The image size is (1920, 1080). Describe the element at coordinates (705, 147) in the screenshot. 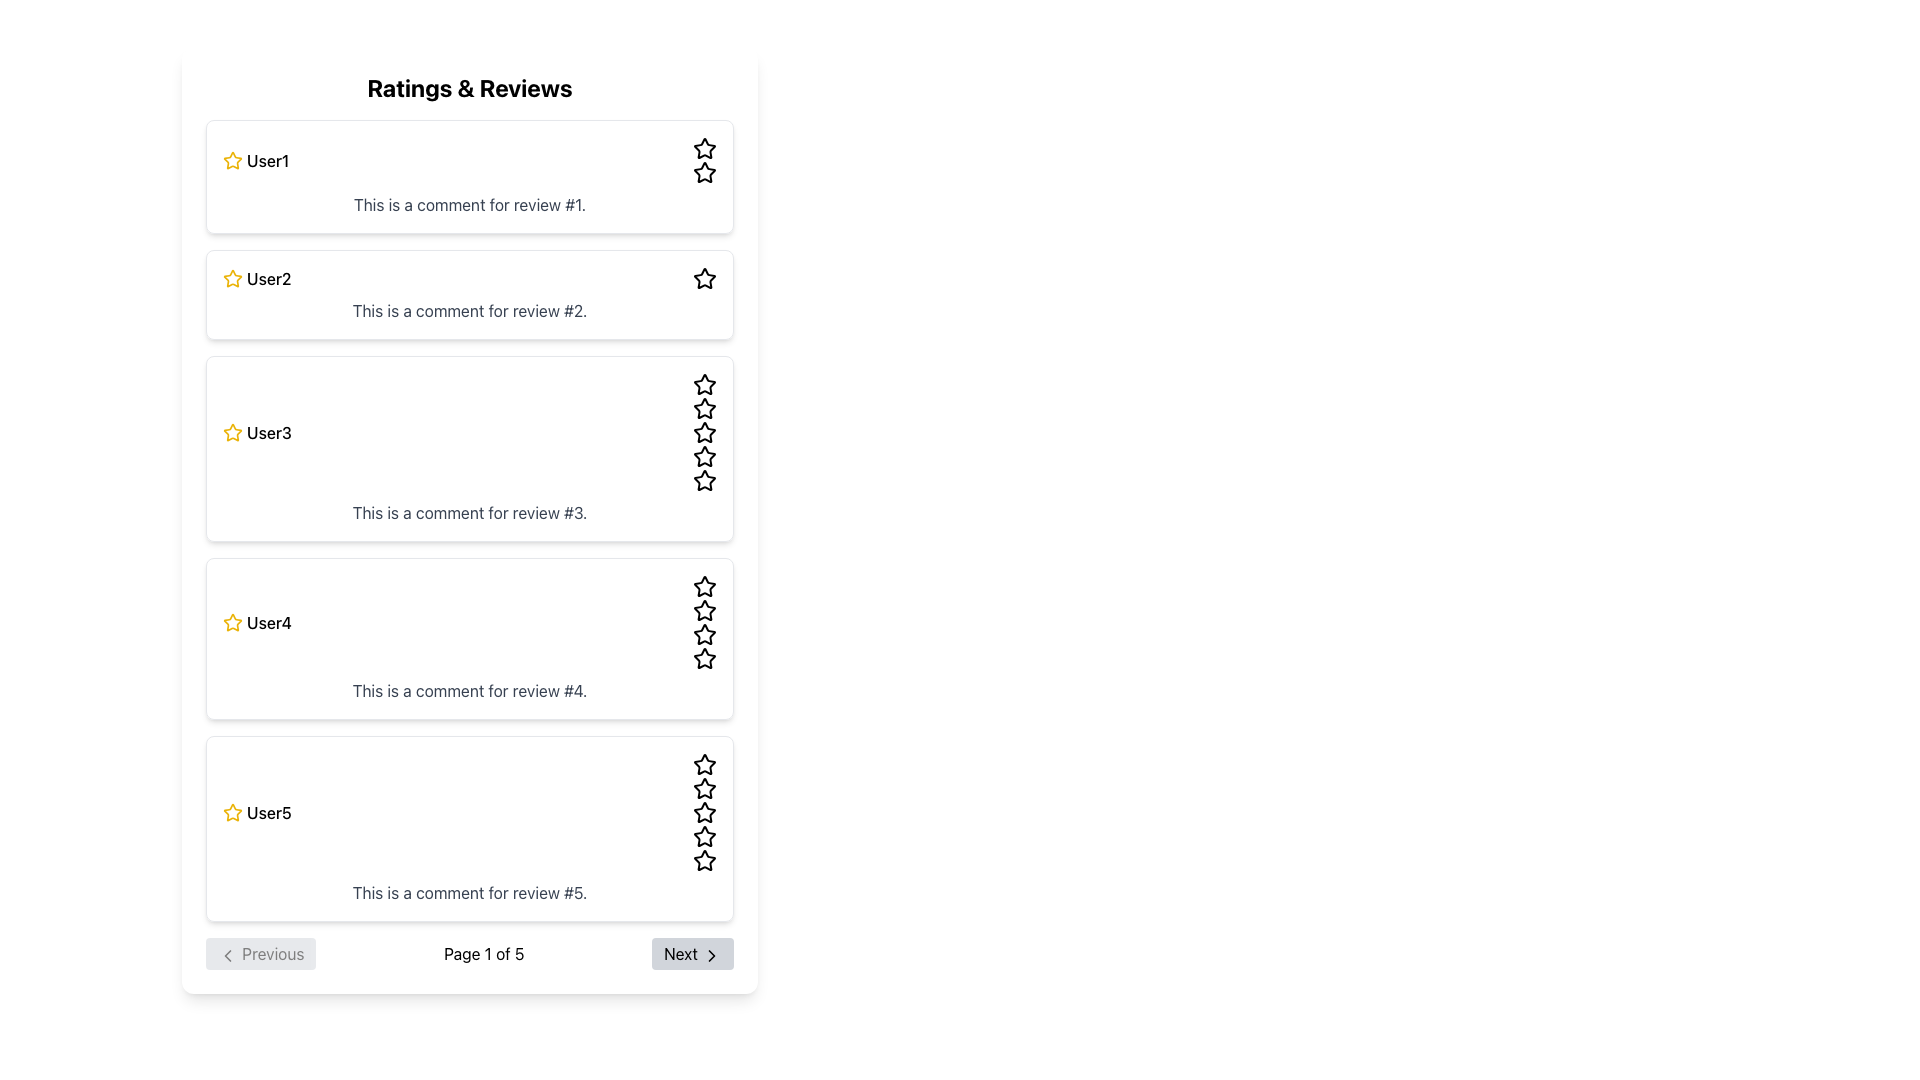

I see `the star icon with a hollow center located adjacent to the 'User1' label in the review section of the interface` at that location.